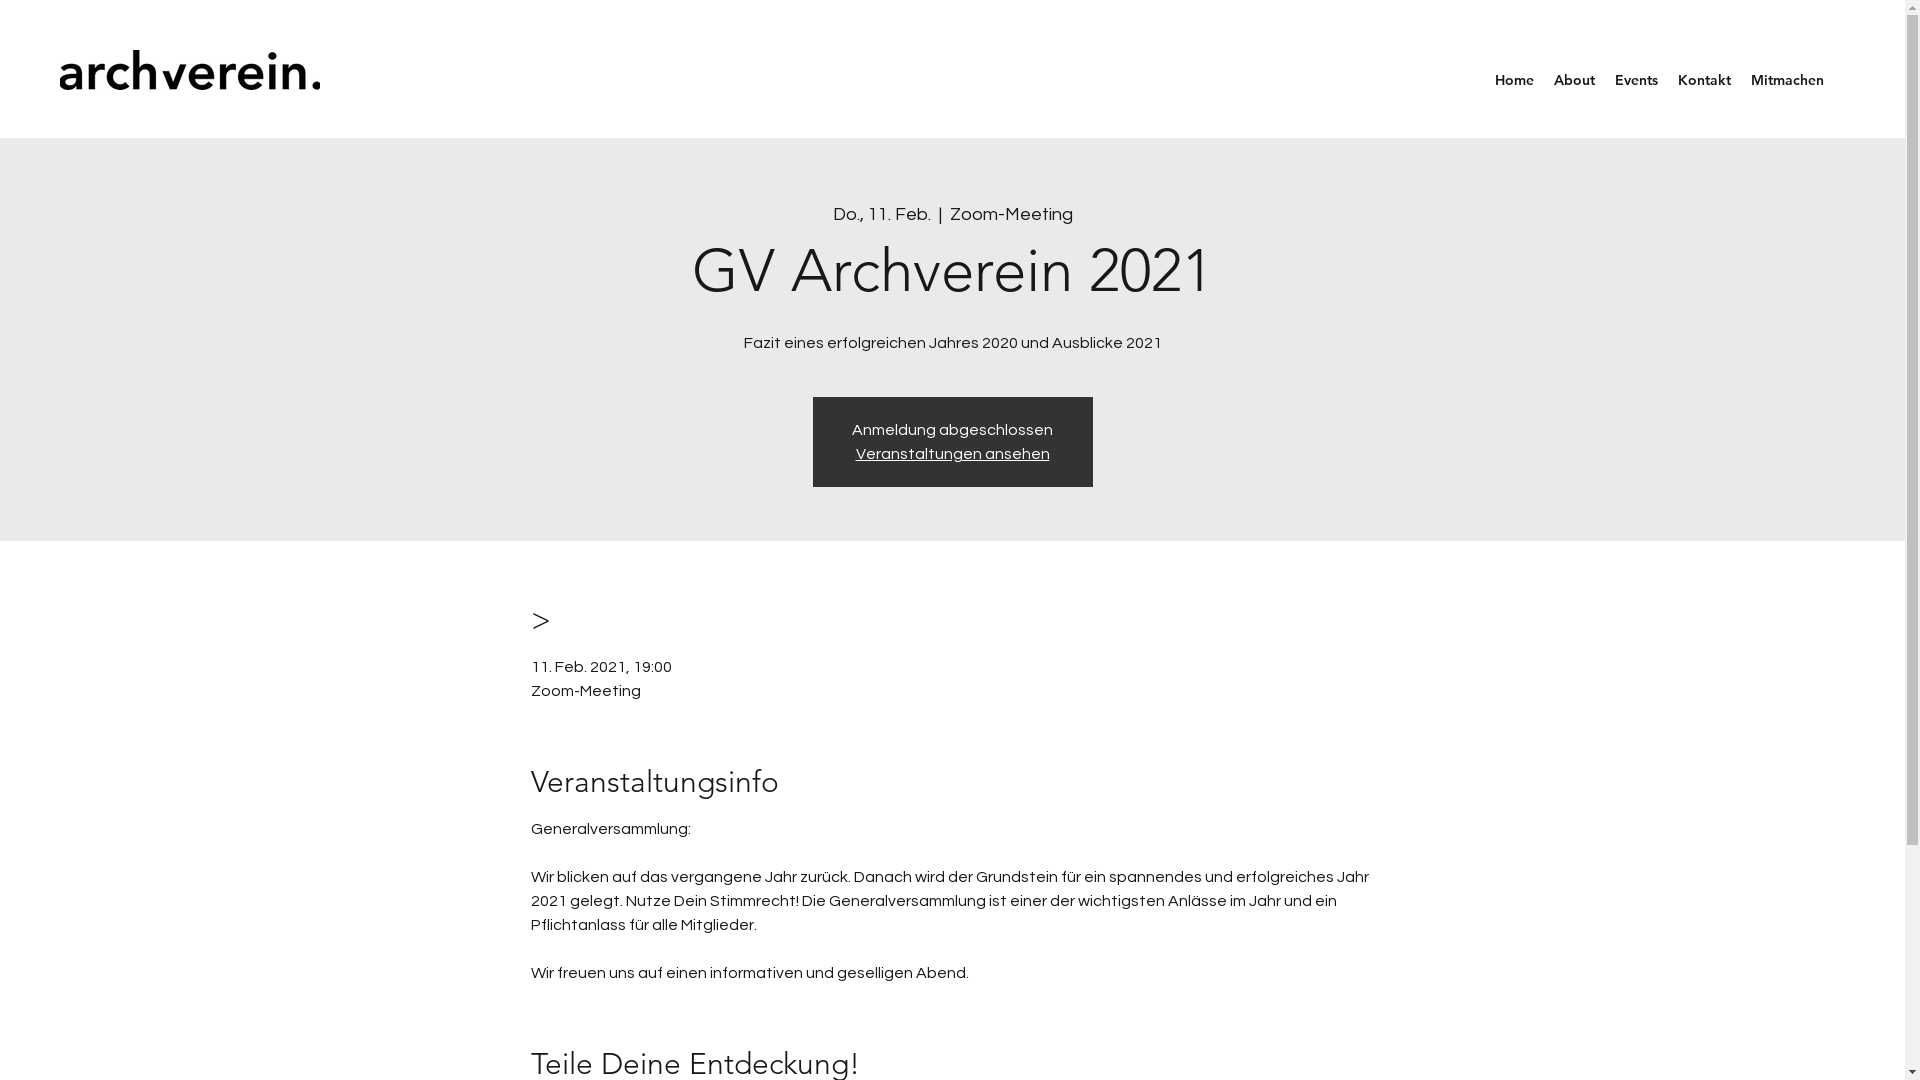 This screenshot has height=1080, width=1920. What do you see at coordinates (1636, 79) in the screenshot?
I see `'Events'` at bounding box center [1636, 79].